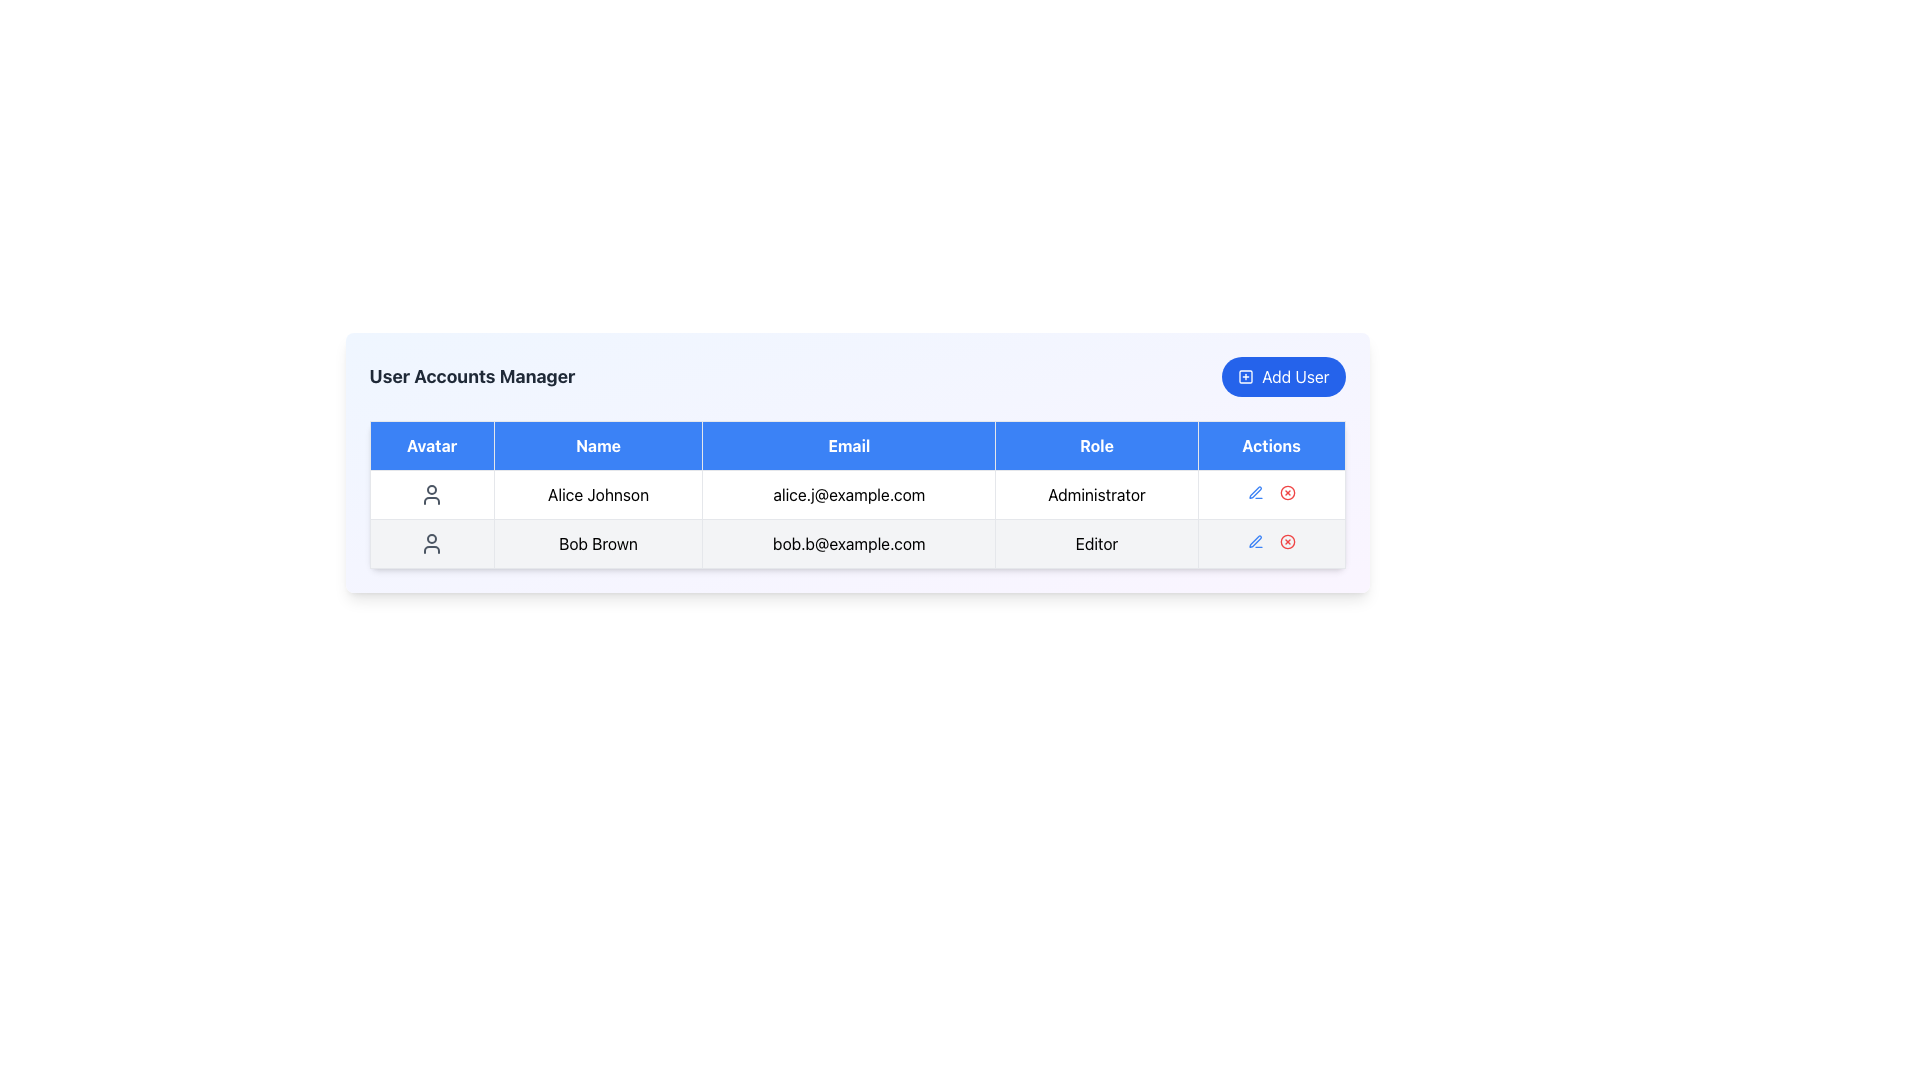 The image size is (1920, 1080). What do you see at coordinates (1287, 542) in the screenshot?
I see `the delete icon in the Actions column of the second row associated with user 'Bob Brown' in the user management table` at bounding box center [1287, 542].